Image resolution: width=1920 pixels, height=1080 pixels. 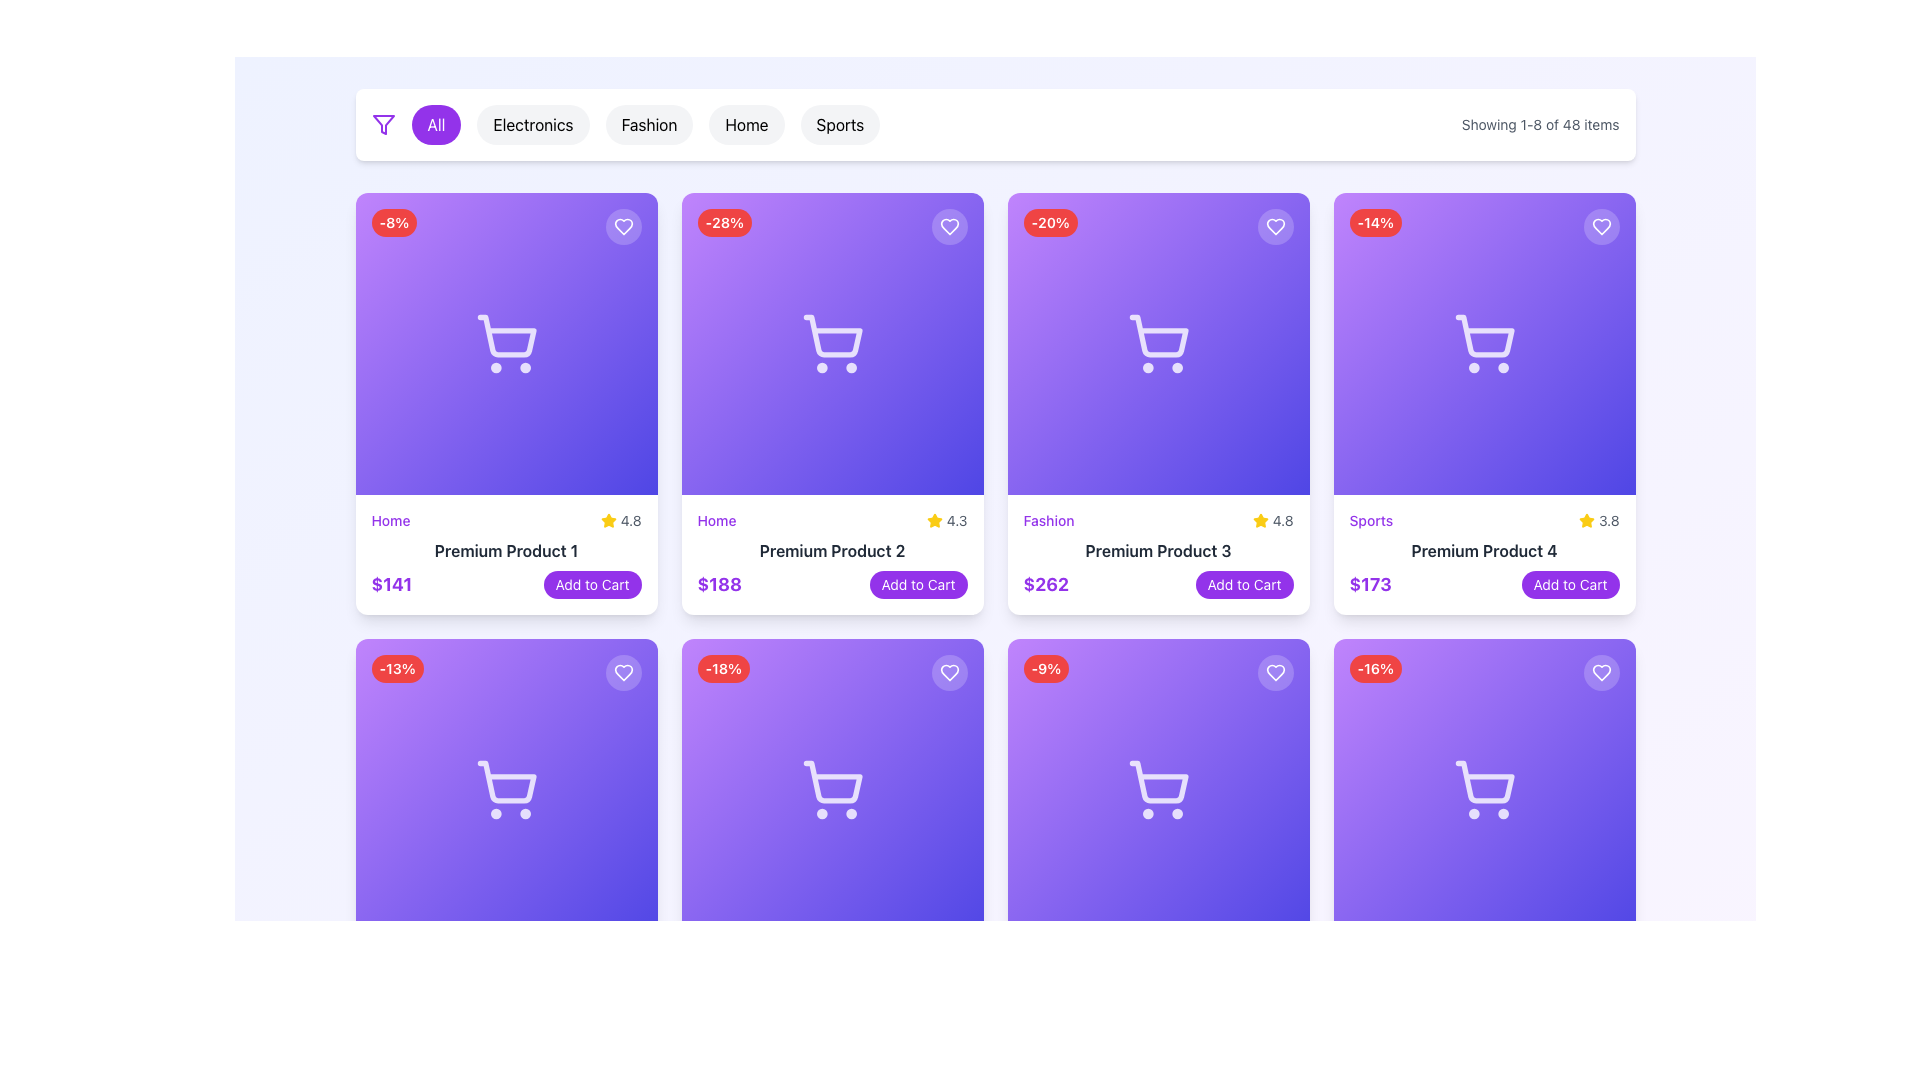 I want to click on the heart icon button located at the top right corner of the product card for 'Premium Product 2' to mark the item as a favorite, so click(x=622, y=672).